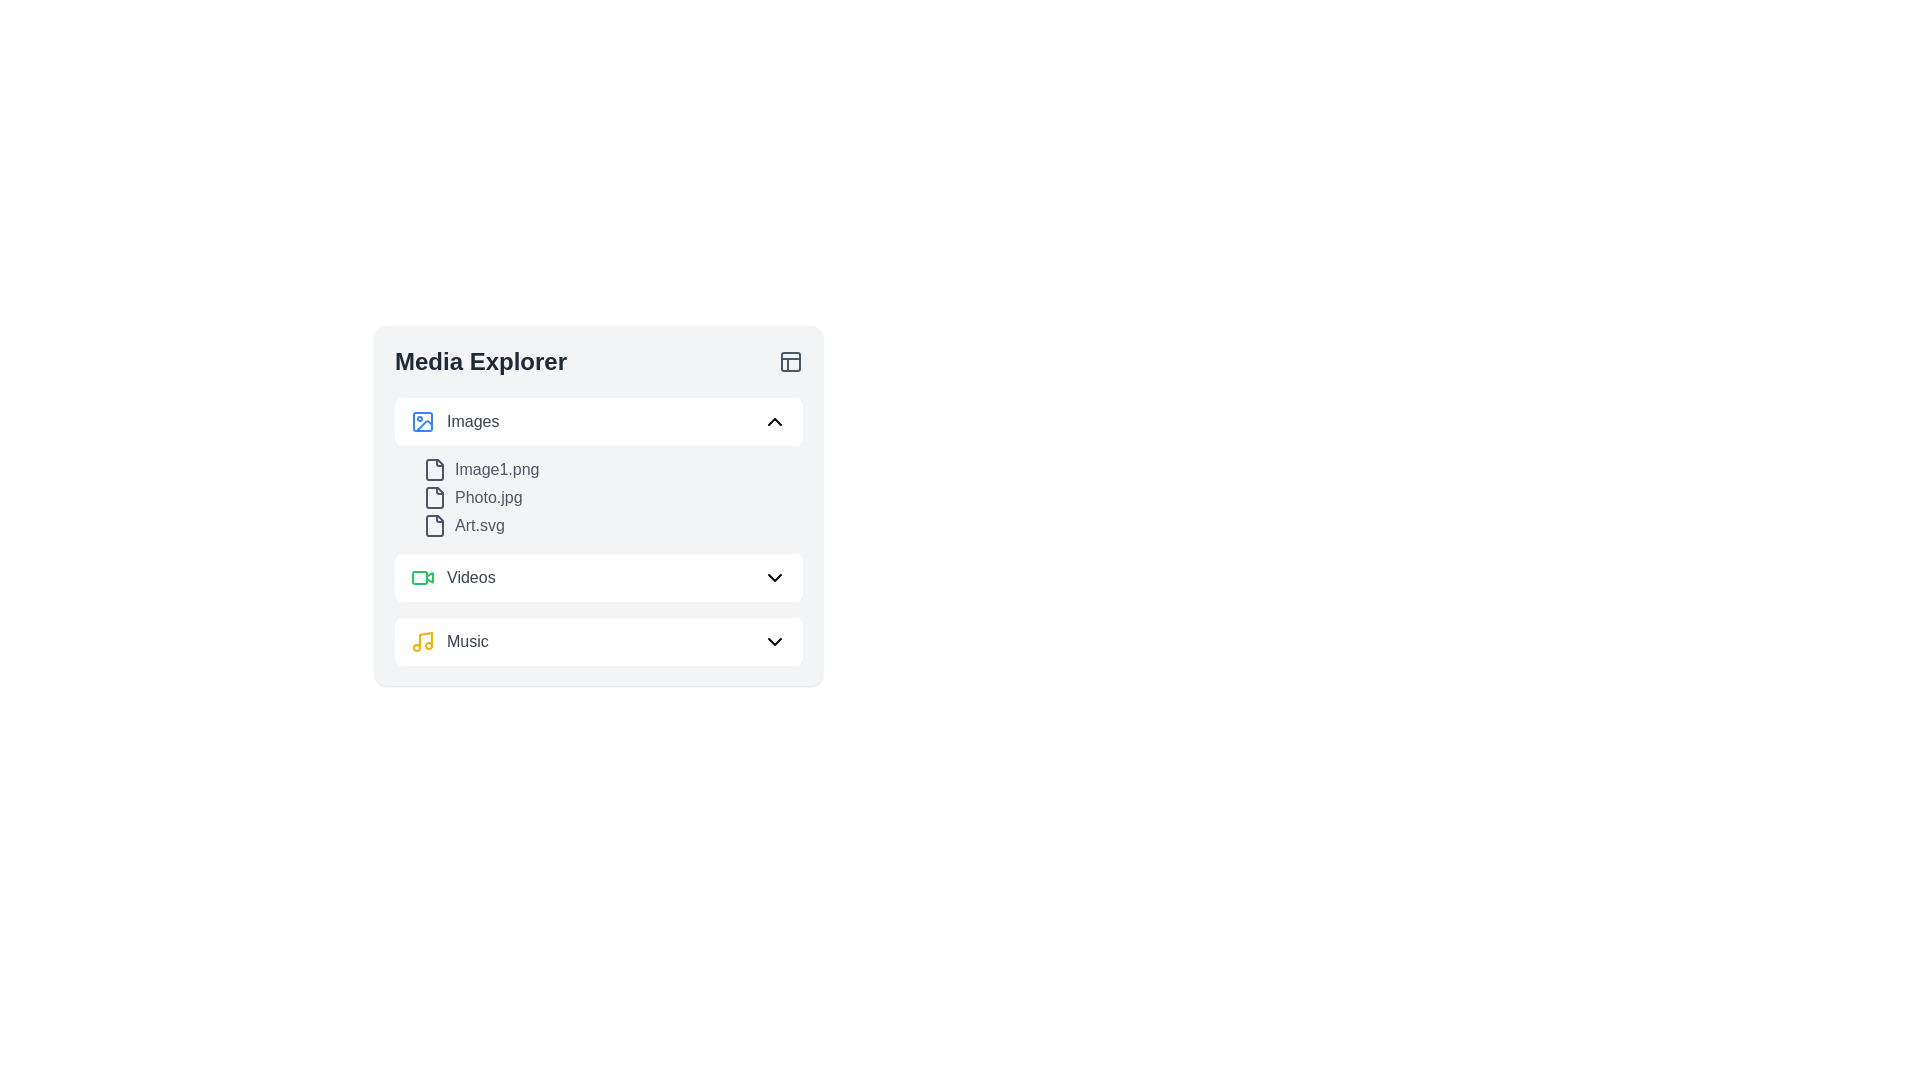 This screenshot has width=1920, height=1080. What do you see at coordinates (421, 641) in the screenshot?
I see `the orange musical note icon with a circular yellow color located to the left of the 'Music' text in the Media Explorer panel` at bounding box center [421, 641].